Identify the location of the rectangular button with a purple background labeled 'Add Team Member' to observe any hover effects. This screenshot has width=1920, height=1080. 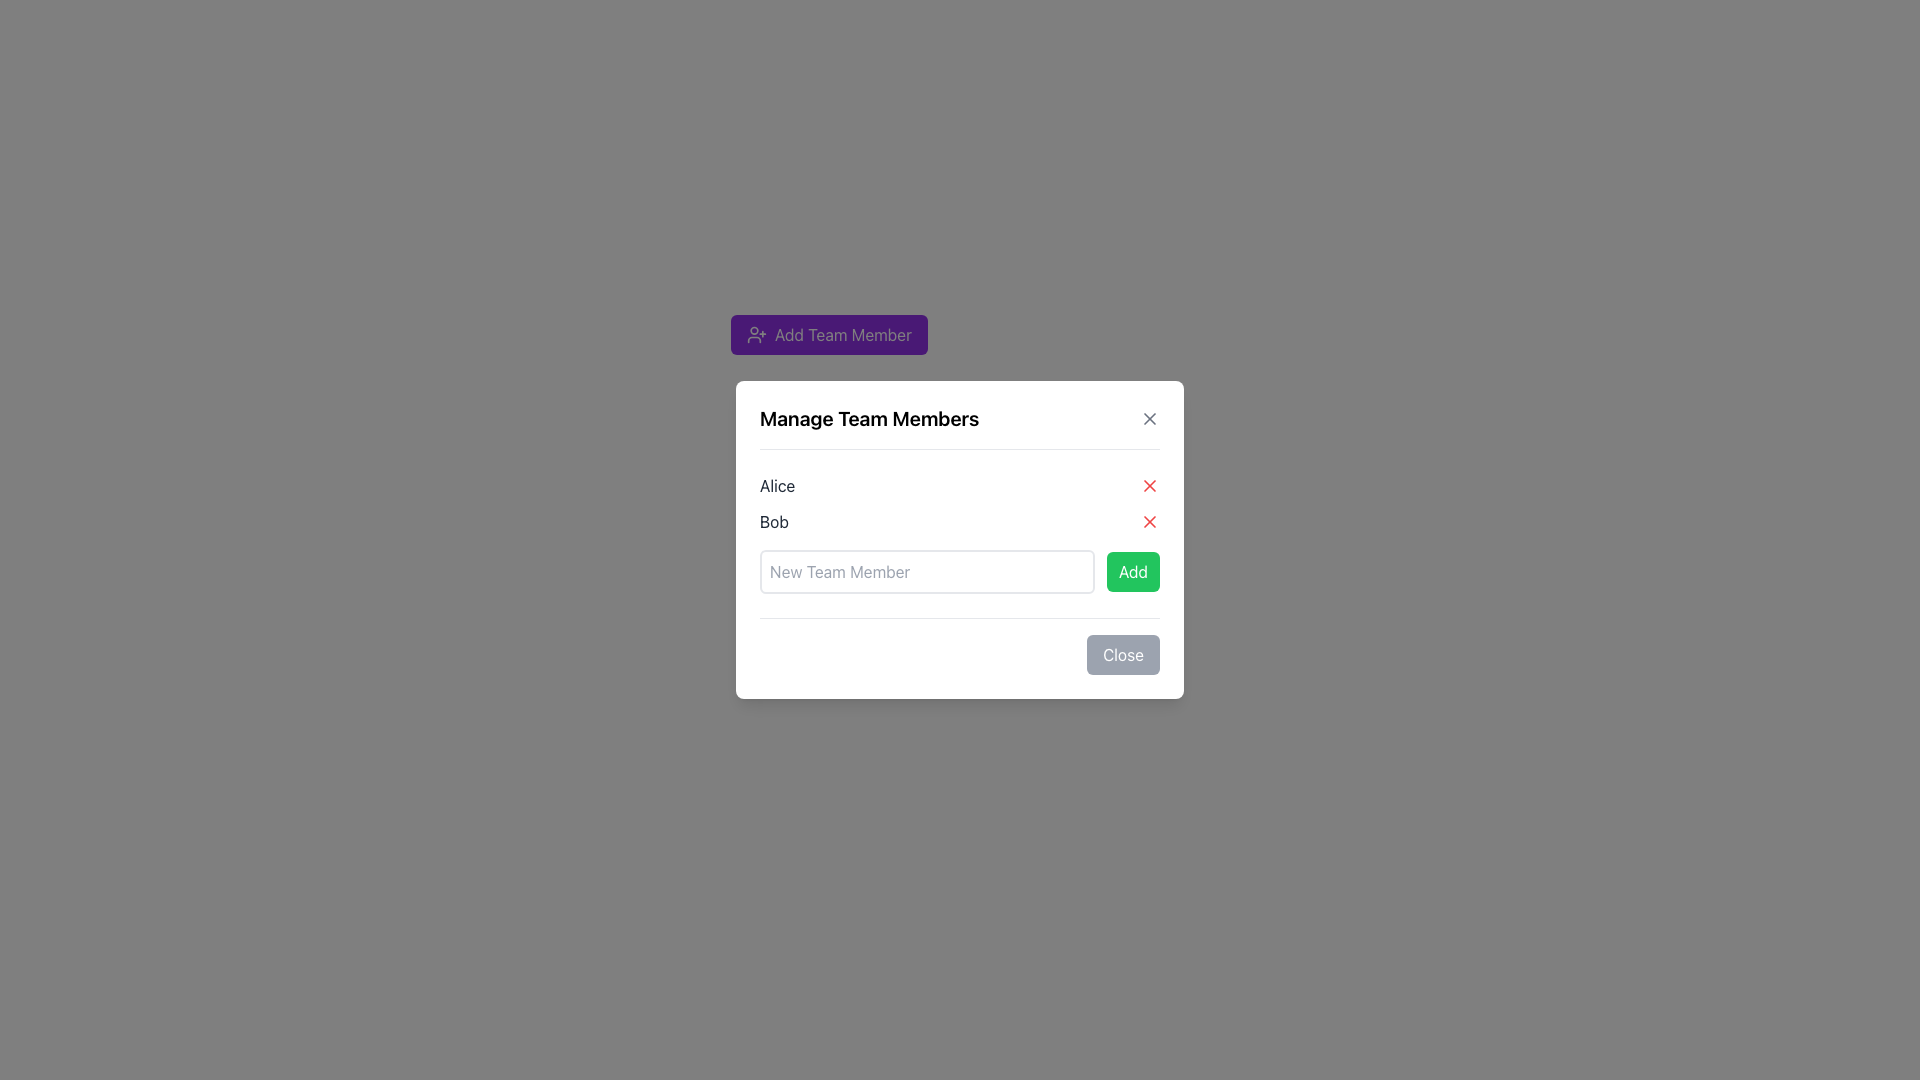
(829, 334).